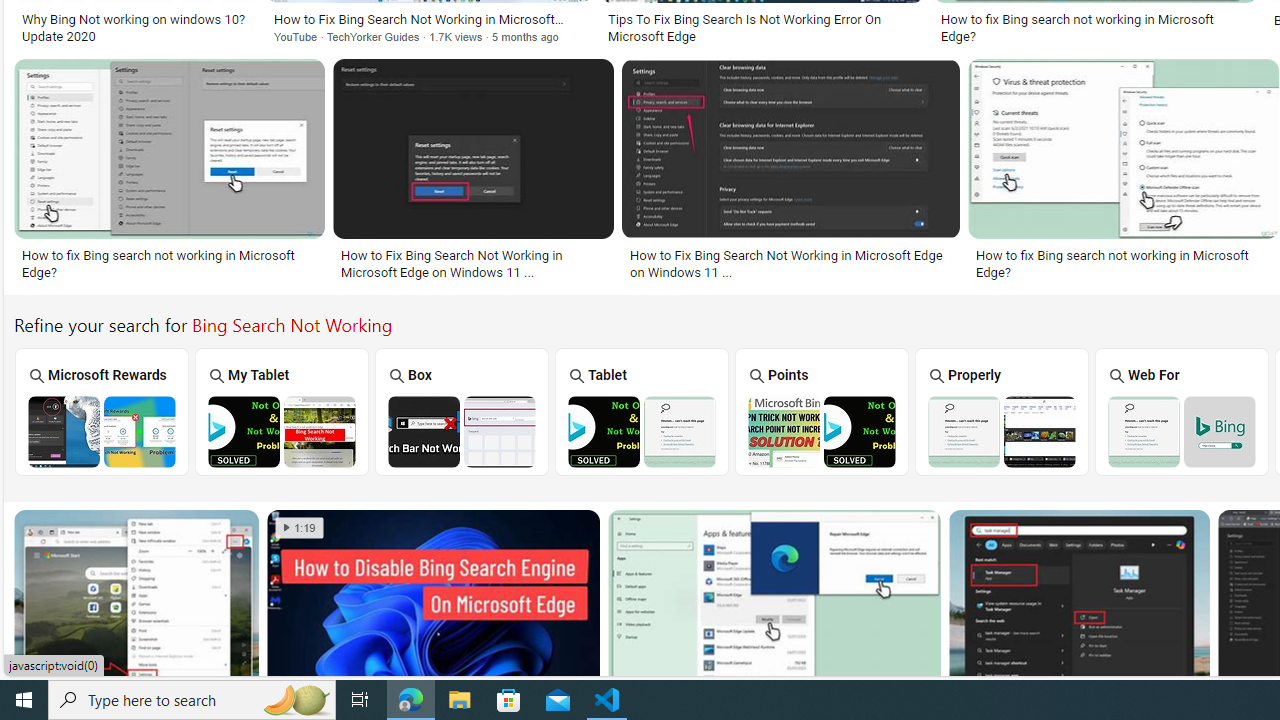  What do you see at coordinates (100, 410) in the screenshot?
I see `'Microsoft Rewards Bing Search Not Working Microsoft Rewards'` at bounding box center [100, 410].